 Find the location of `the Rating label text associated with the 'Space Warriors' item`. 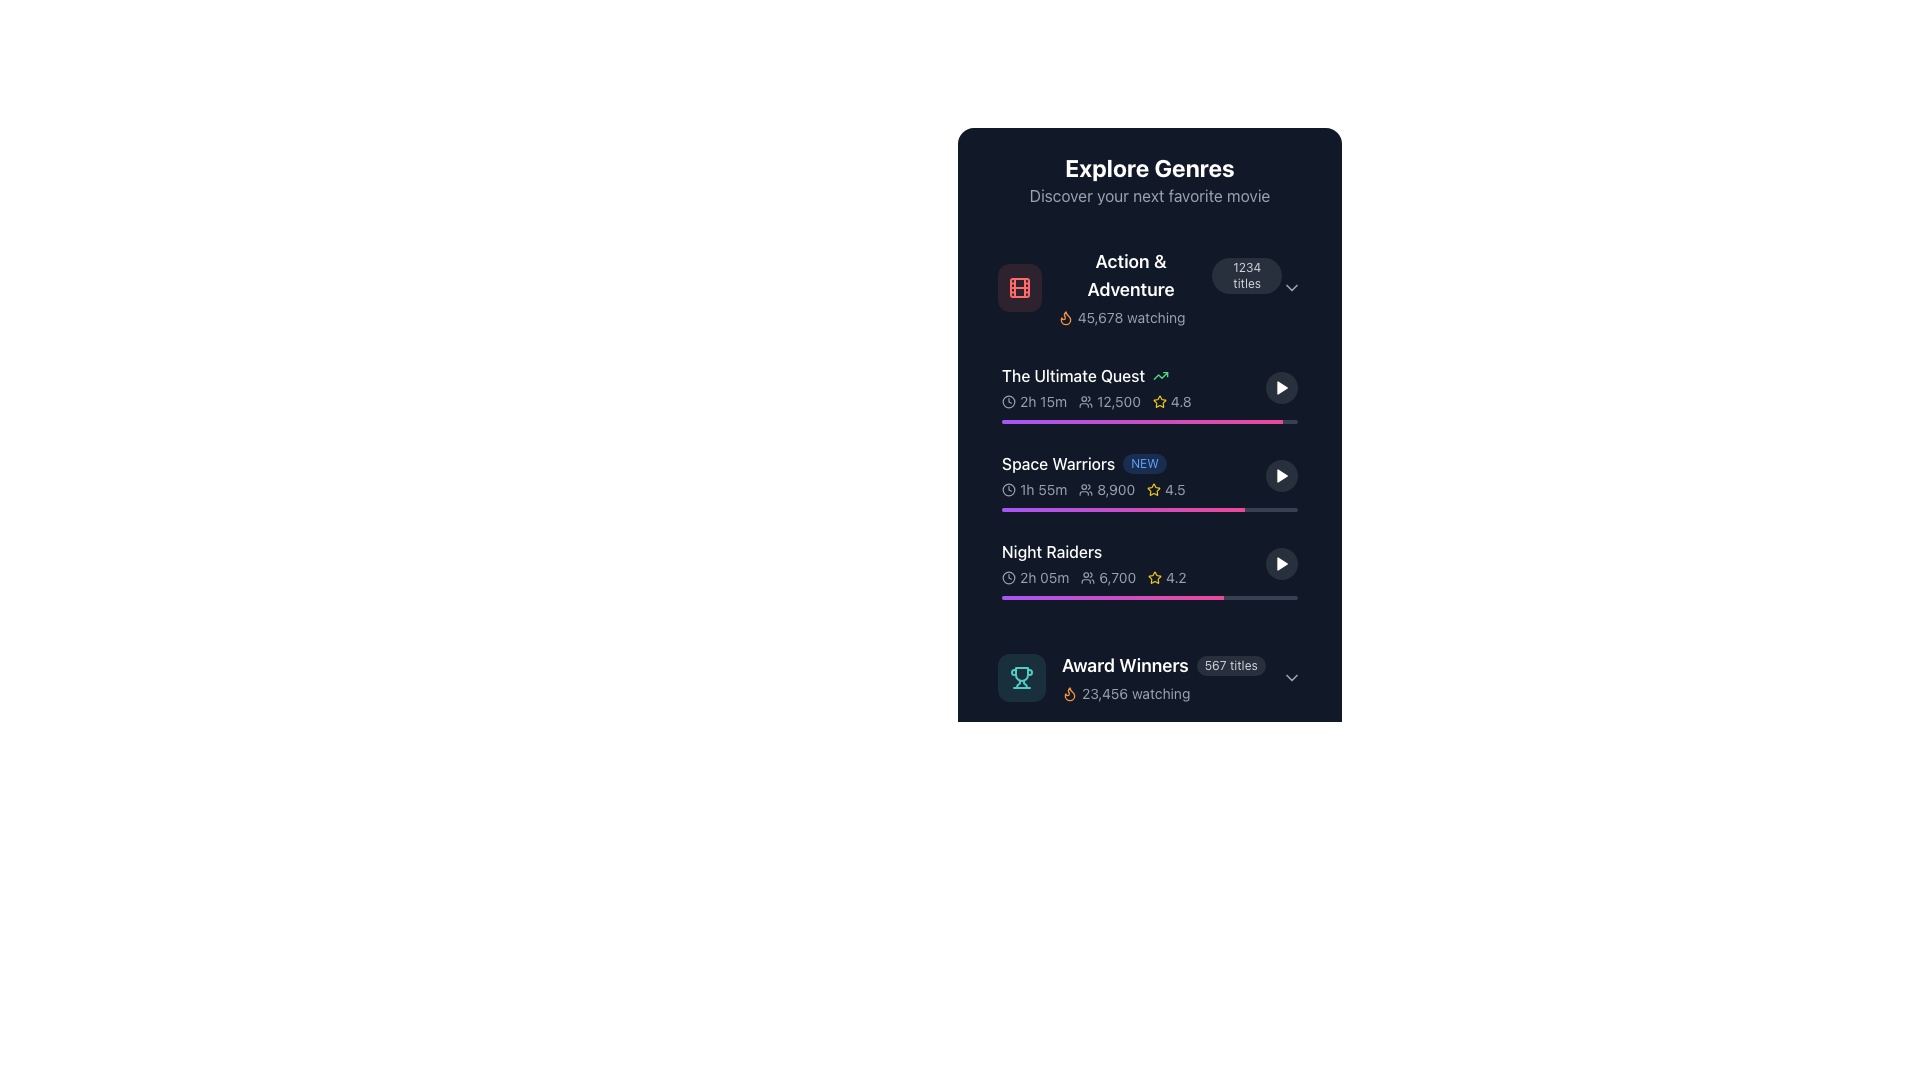

the Rating label text associated with the 'Space Warriors' item is located at coordinates (1175, 489).